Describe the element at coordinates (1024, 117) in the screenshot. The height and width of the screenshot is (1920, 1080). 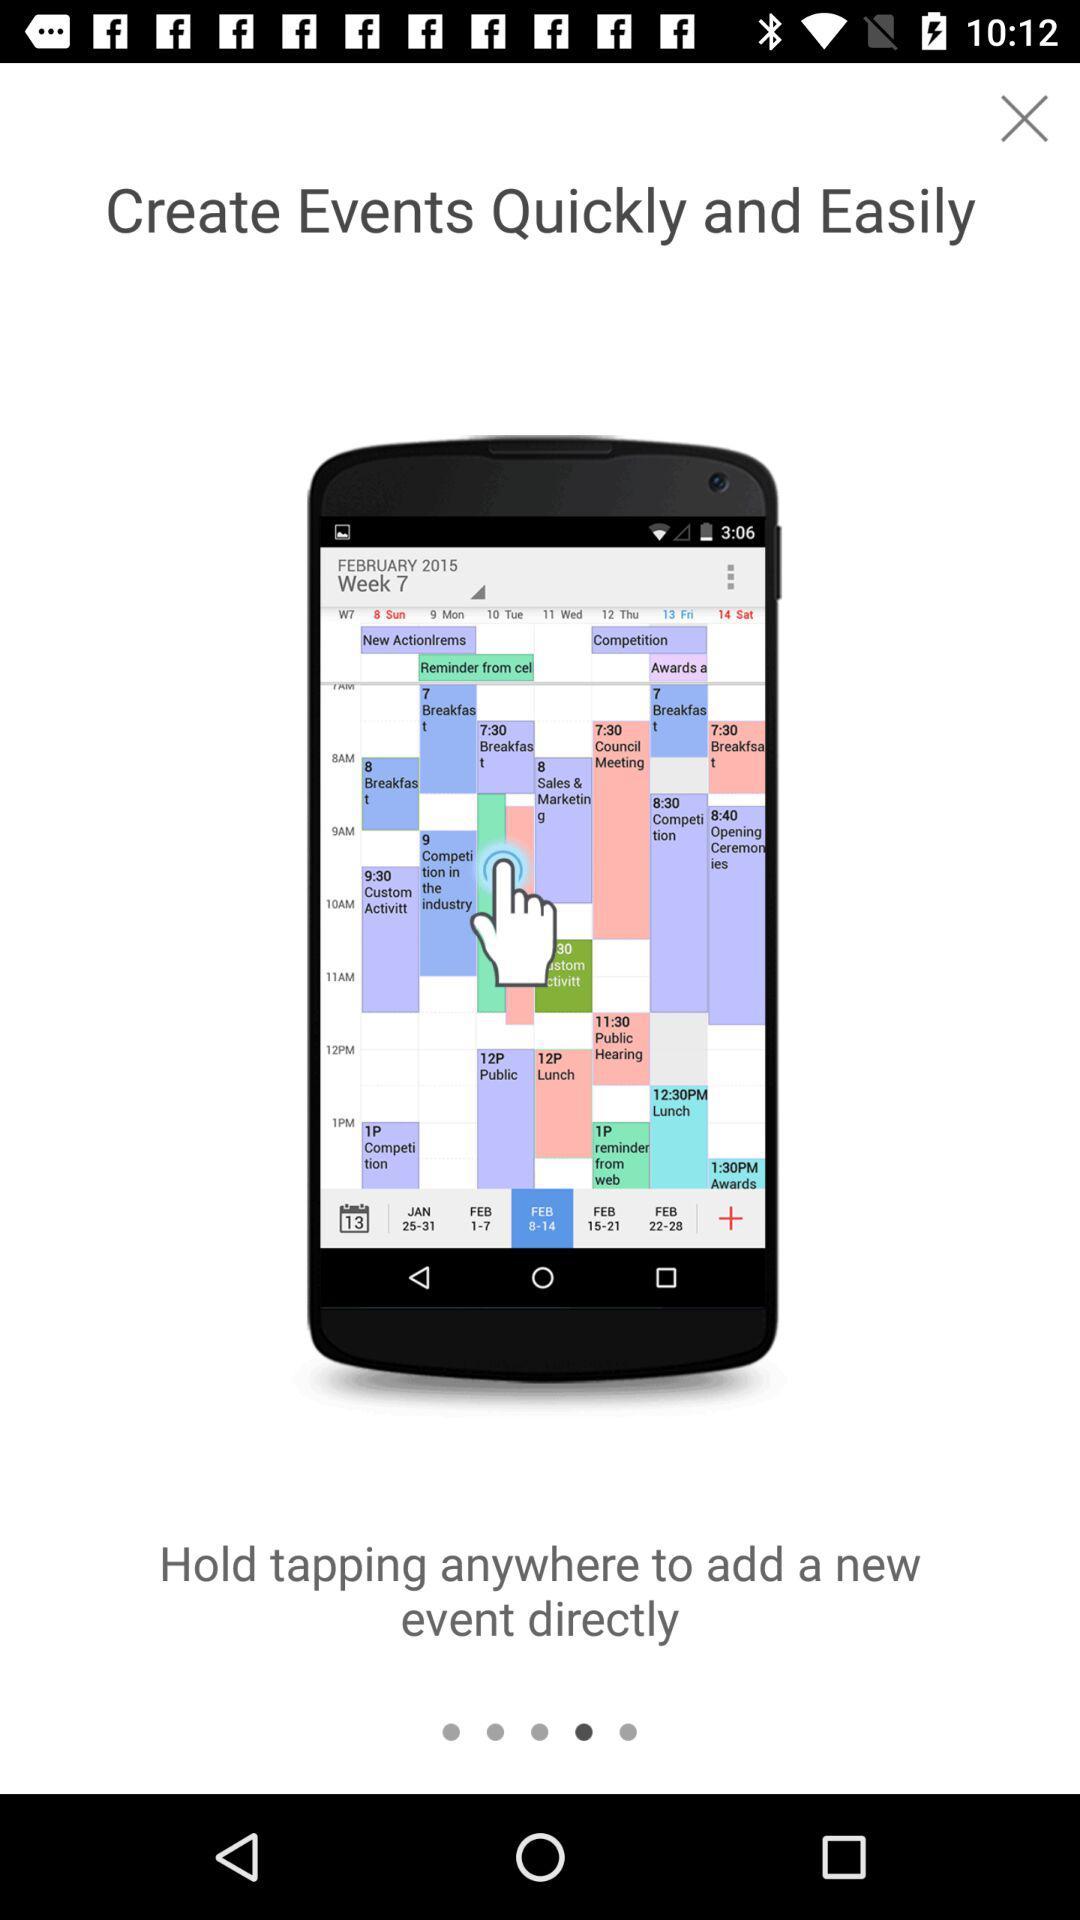
I see `the close icon` at that location.